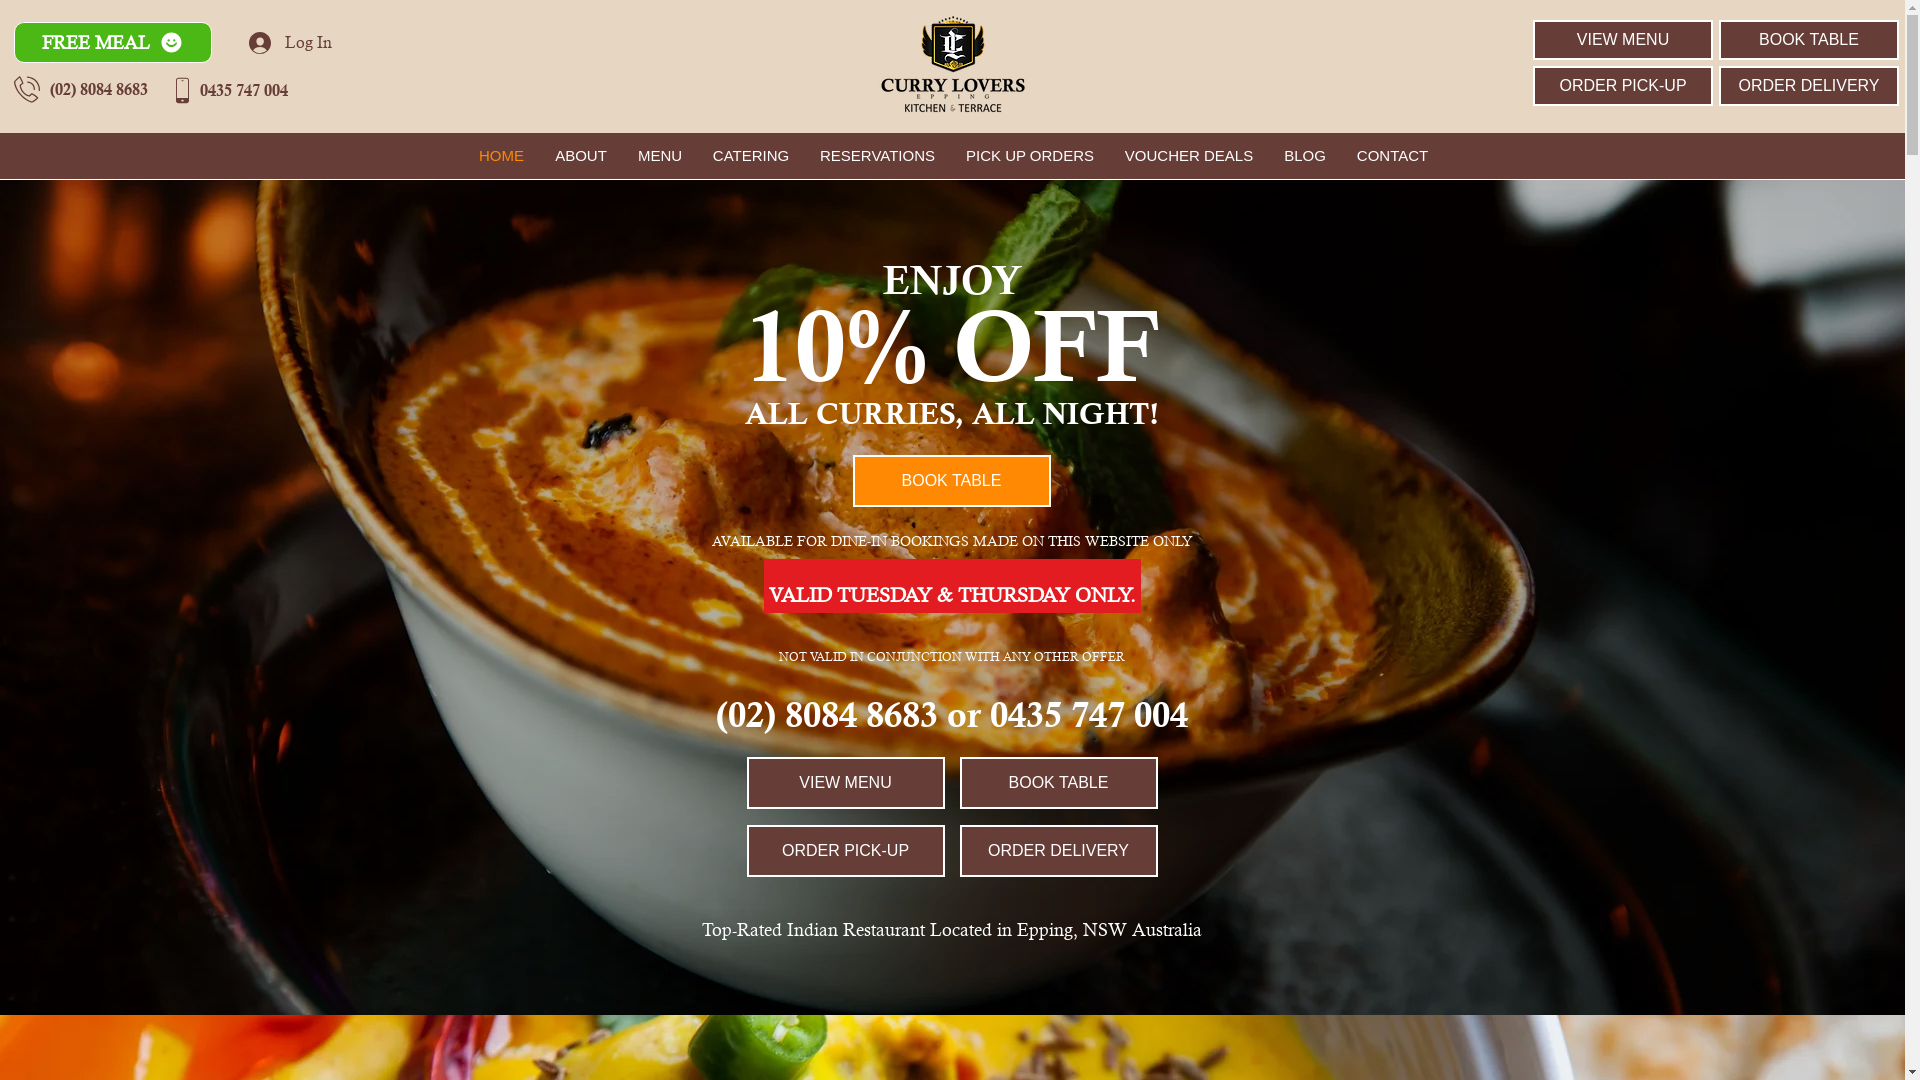 This screenshot has width=1920, height=1080. Describe the element at coordinates (289, 42) in the screenshot. I see `'Log In'` at that location.